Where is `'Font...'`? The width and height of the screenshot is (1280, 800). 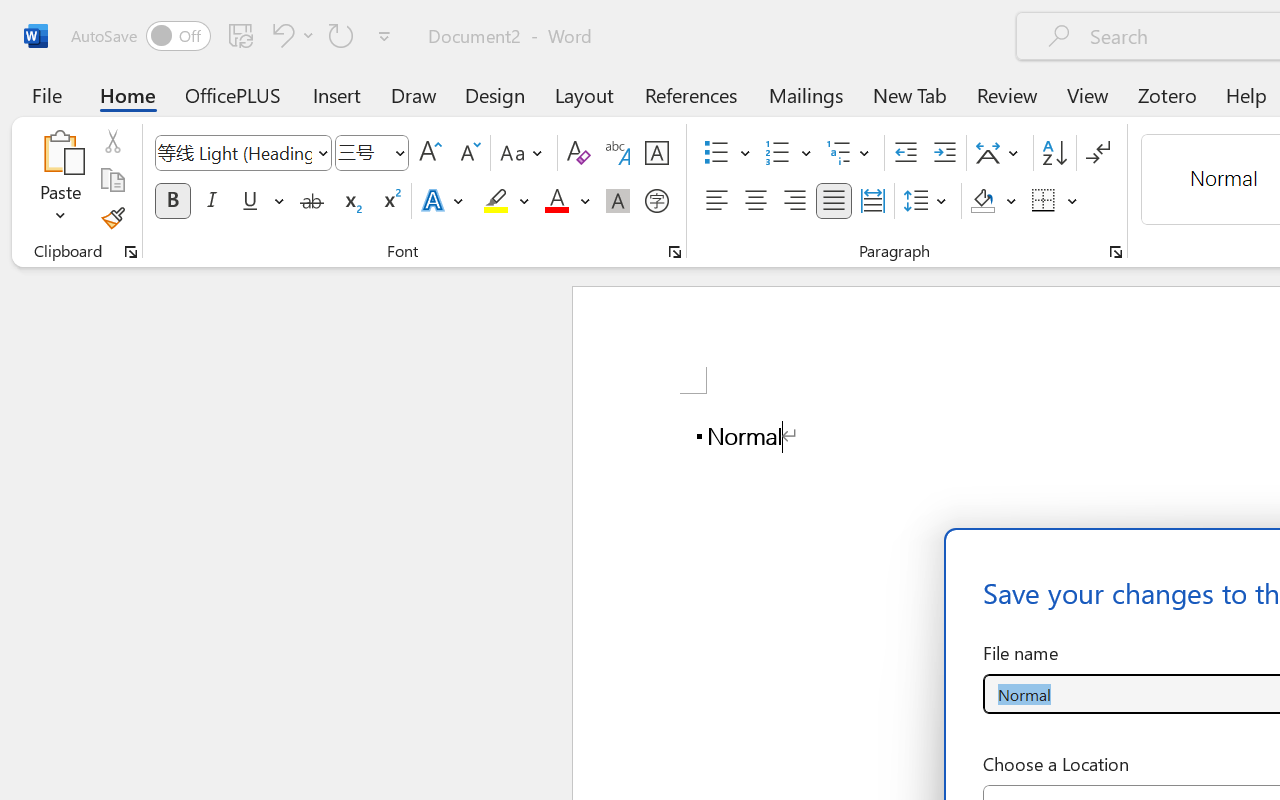 'Font...' is located at coordinates (675, 251).